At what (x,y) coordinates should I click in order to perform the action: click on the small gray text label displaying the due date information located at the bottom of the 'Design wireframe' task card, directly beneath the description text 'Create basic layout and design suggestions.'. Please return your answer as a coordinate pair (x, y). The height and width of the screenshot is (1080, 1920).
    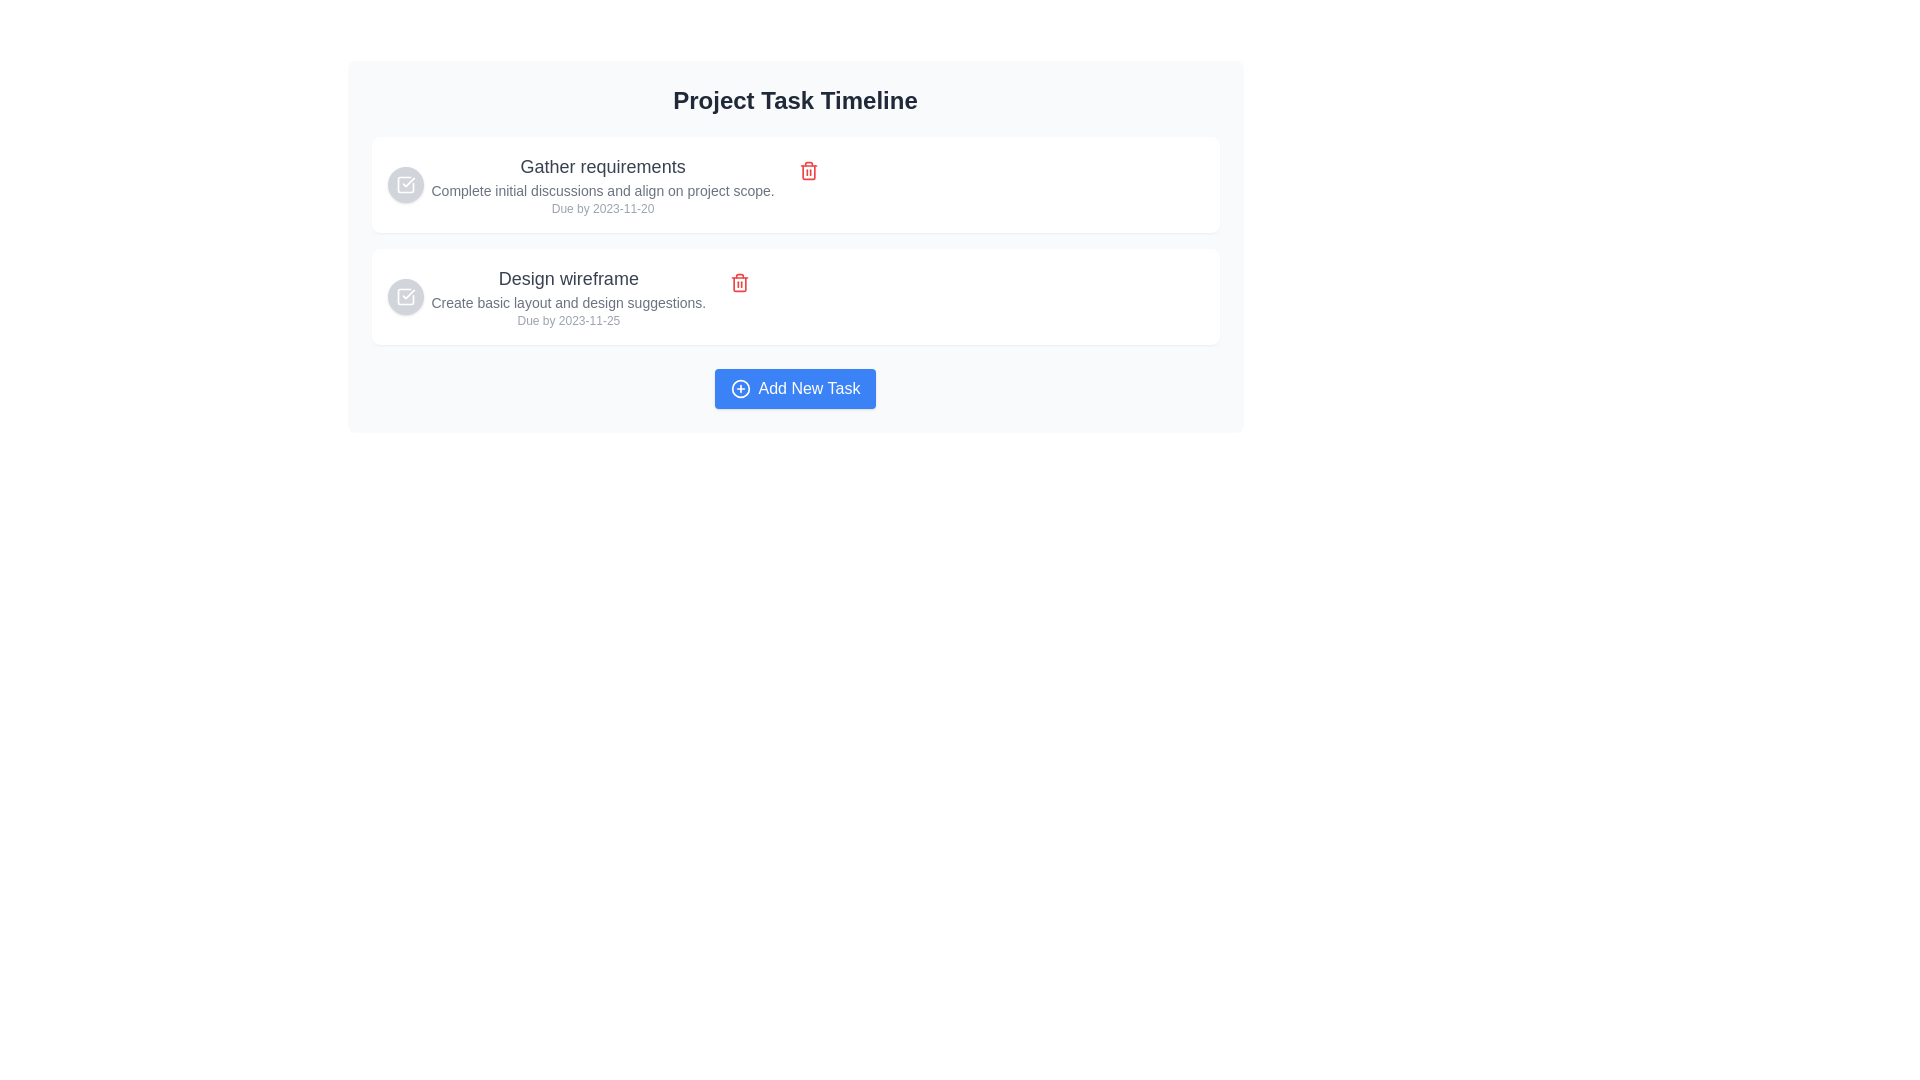
    Looking at the image, I should click on (567, 319).